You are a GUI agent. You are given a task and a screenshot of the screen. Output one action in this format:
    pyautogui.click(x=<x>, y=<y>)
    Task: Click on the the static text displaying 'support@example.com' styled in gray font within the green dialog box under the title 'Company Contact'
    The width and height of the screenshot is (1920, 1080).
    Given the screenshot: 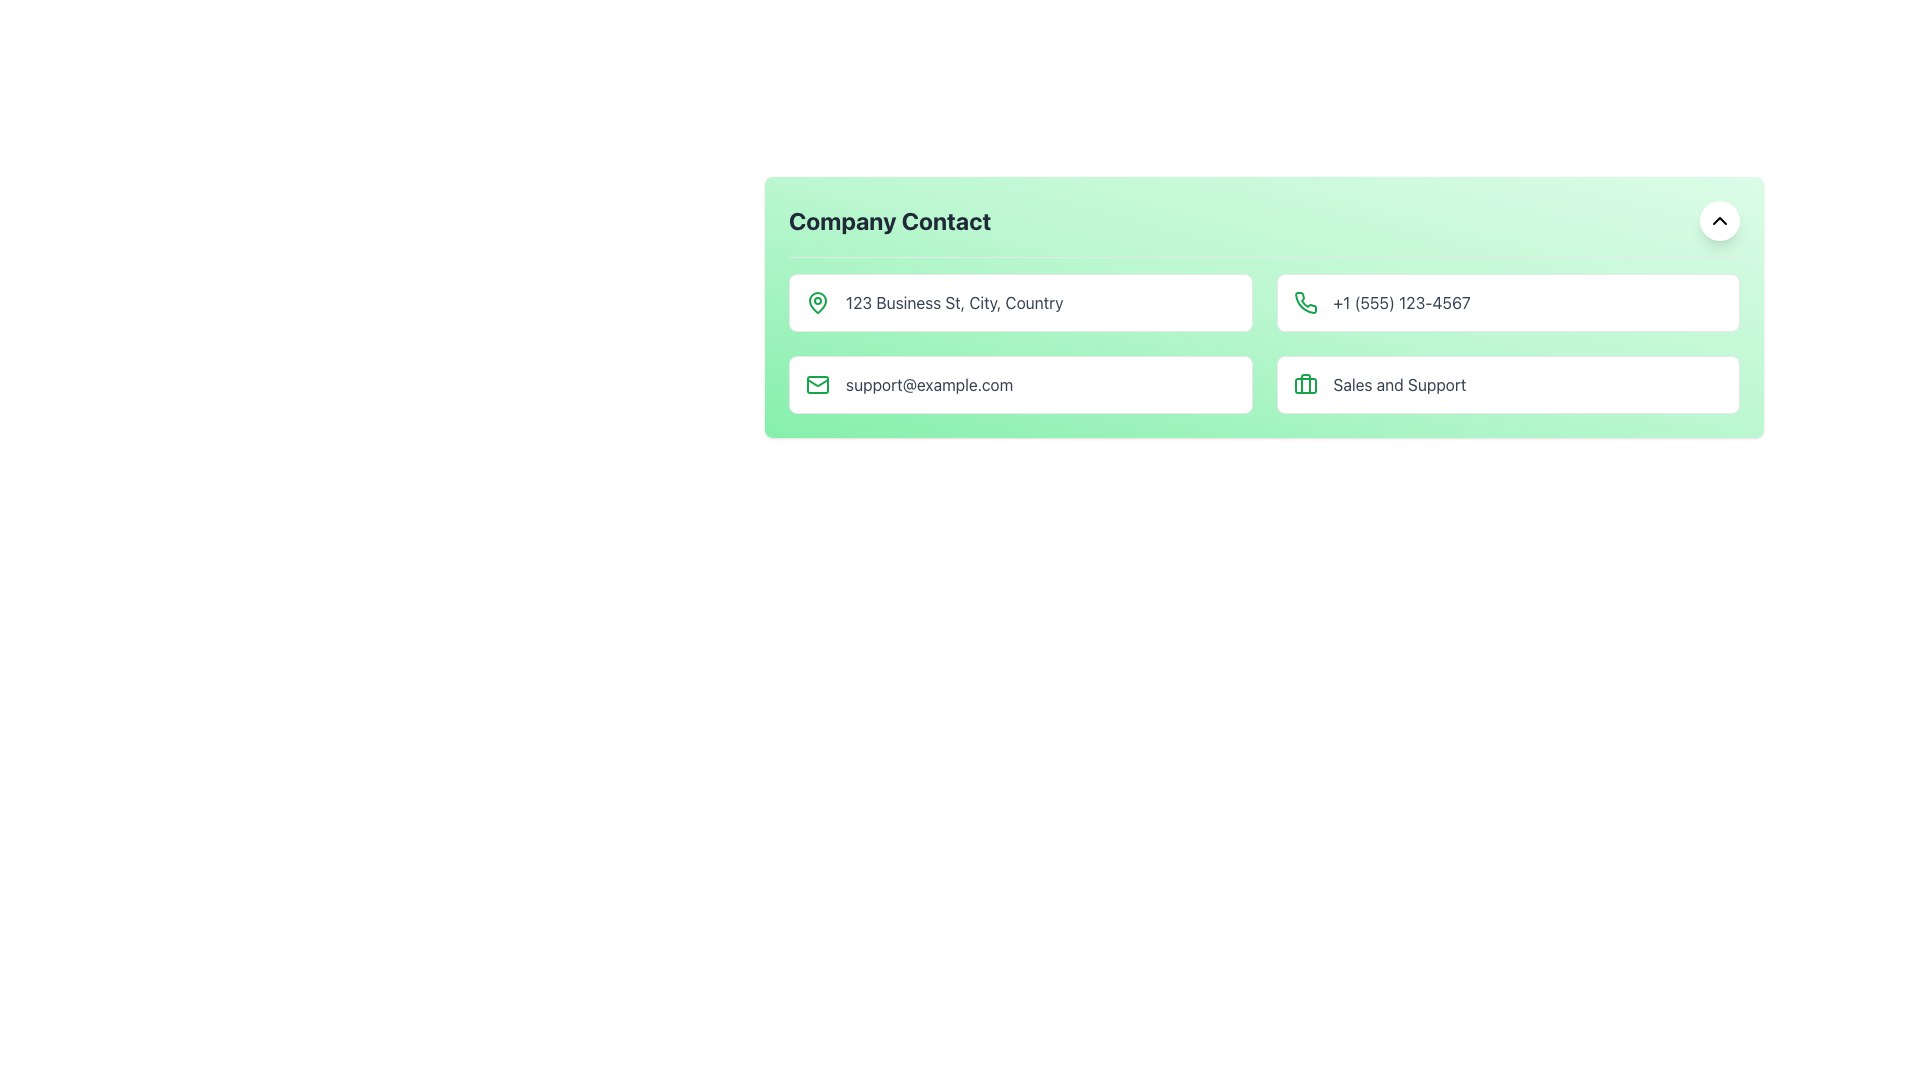 What is the action you would take?
    pyautogui.click(x=928, y=385)
    